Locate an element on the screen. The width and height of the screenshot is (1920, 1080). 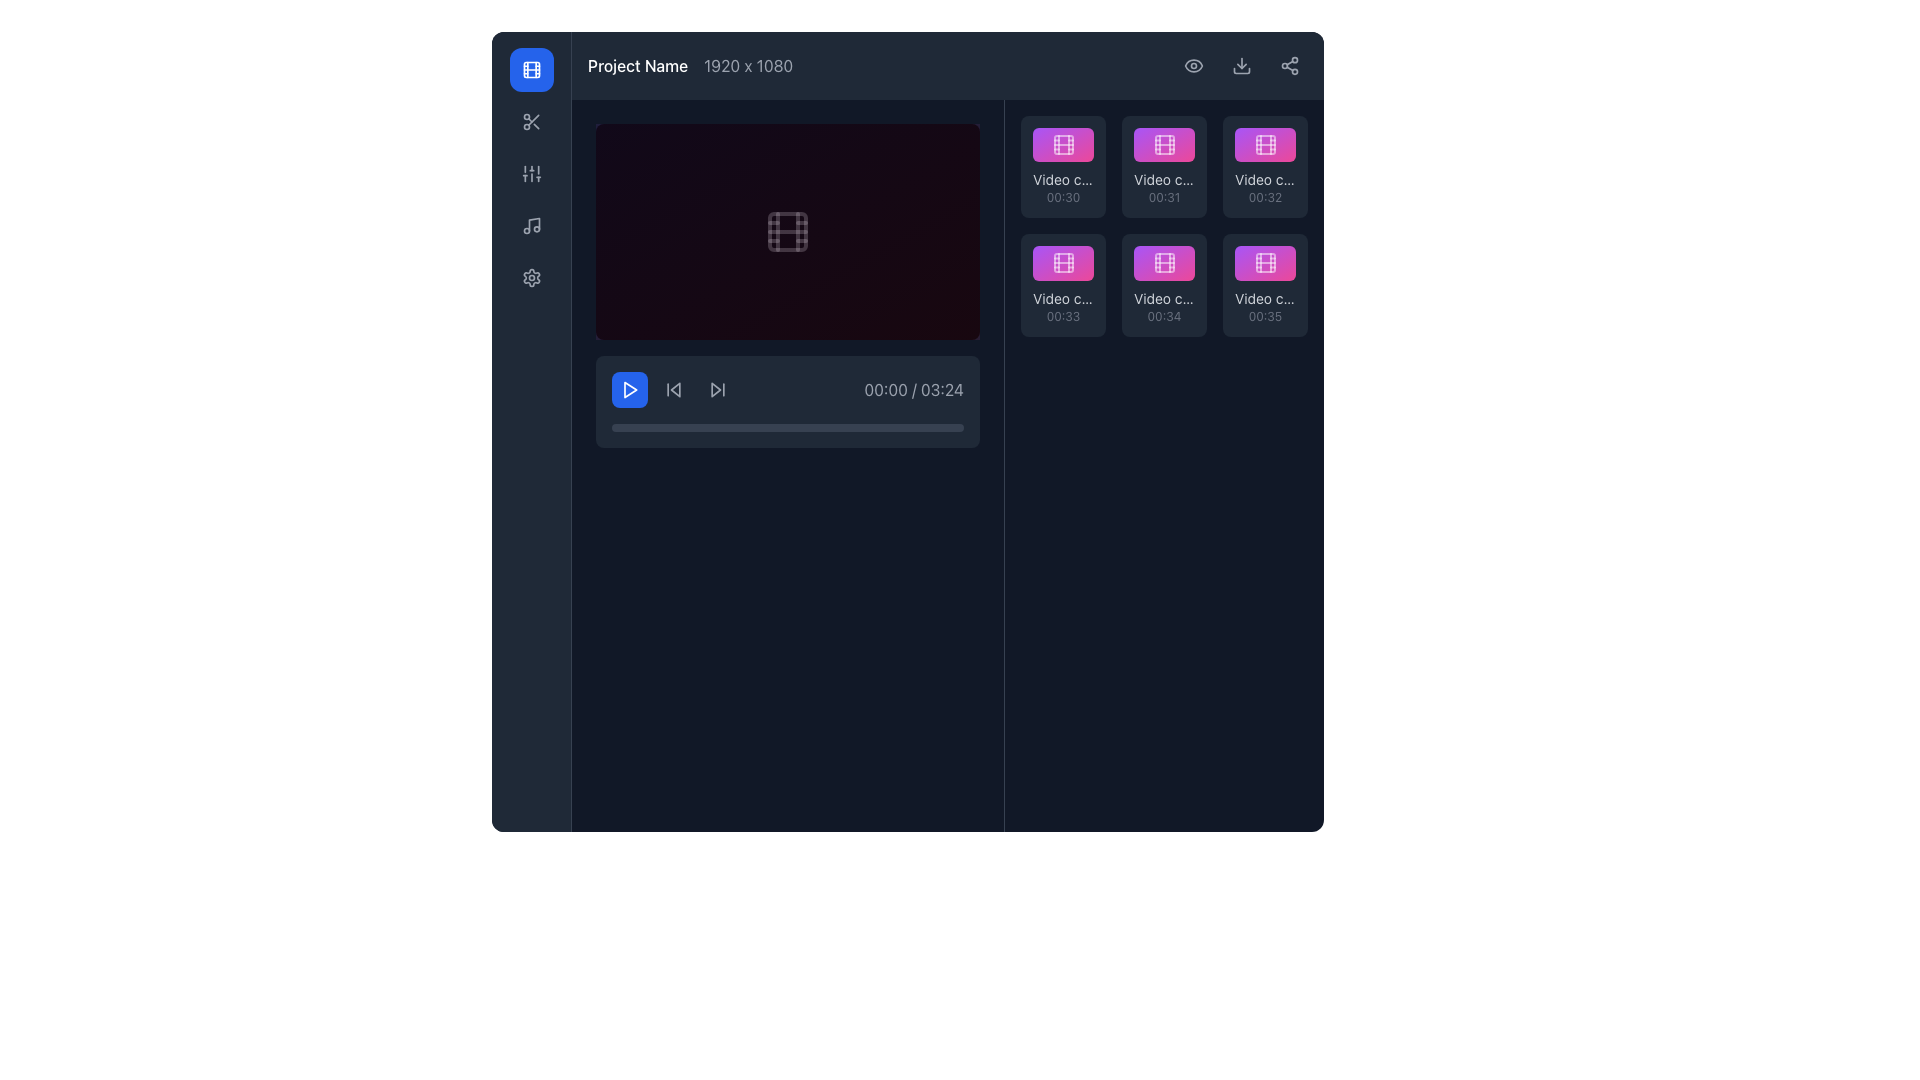
the Text Label indicating the duration of the video clip, which is positioned below 'Video clip 6' and is located in the last column and last row of the grid layout is located at coordinates (1264, 315).